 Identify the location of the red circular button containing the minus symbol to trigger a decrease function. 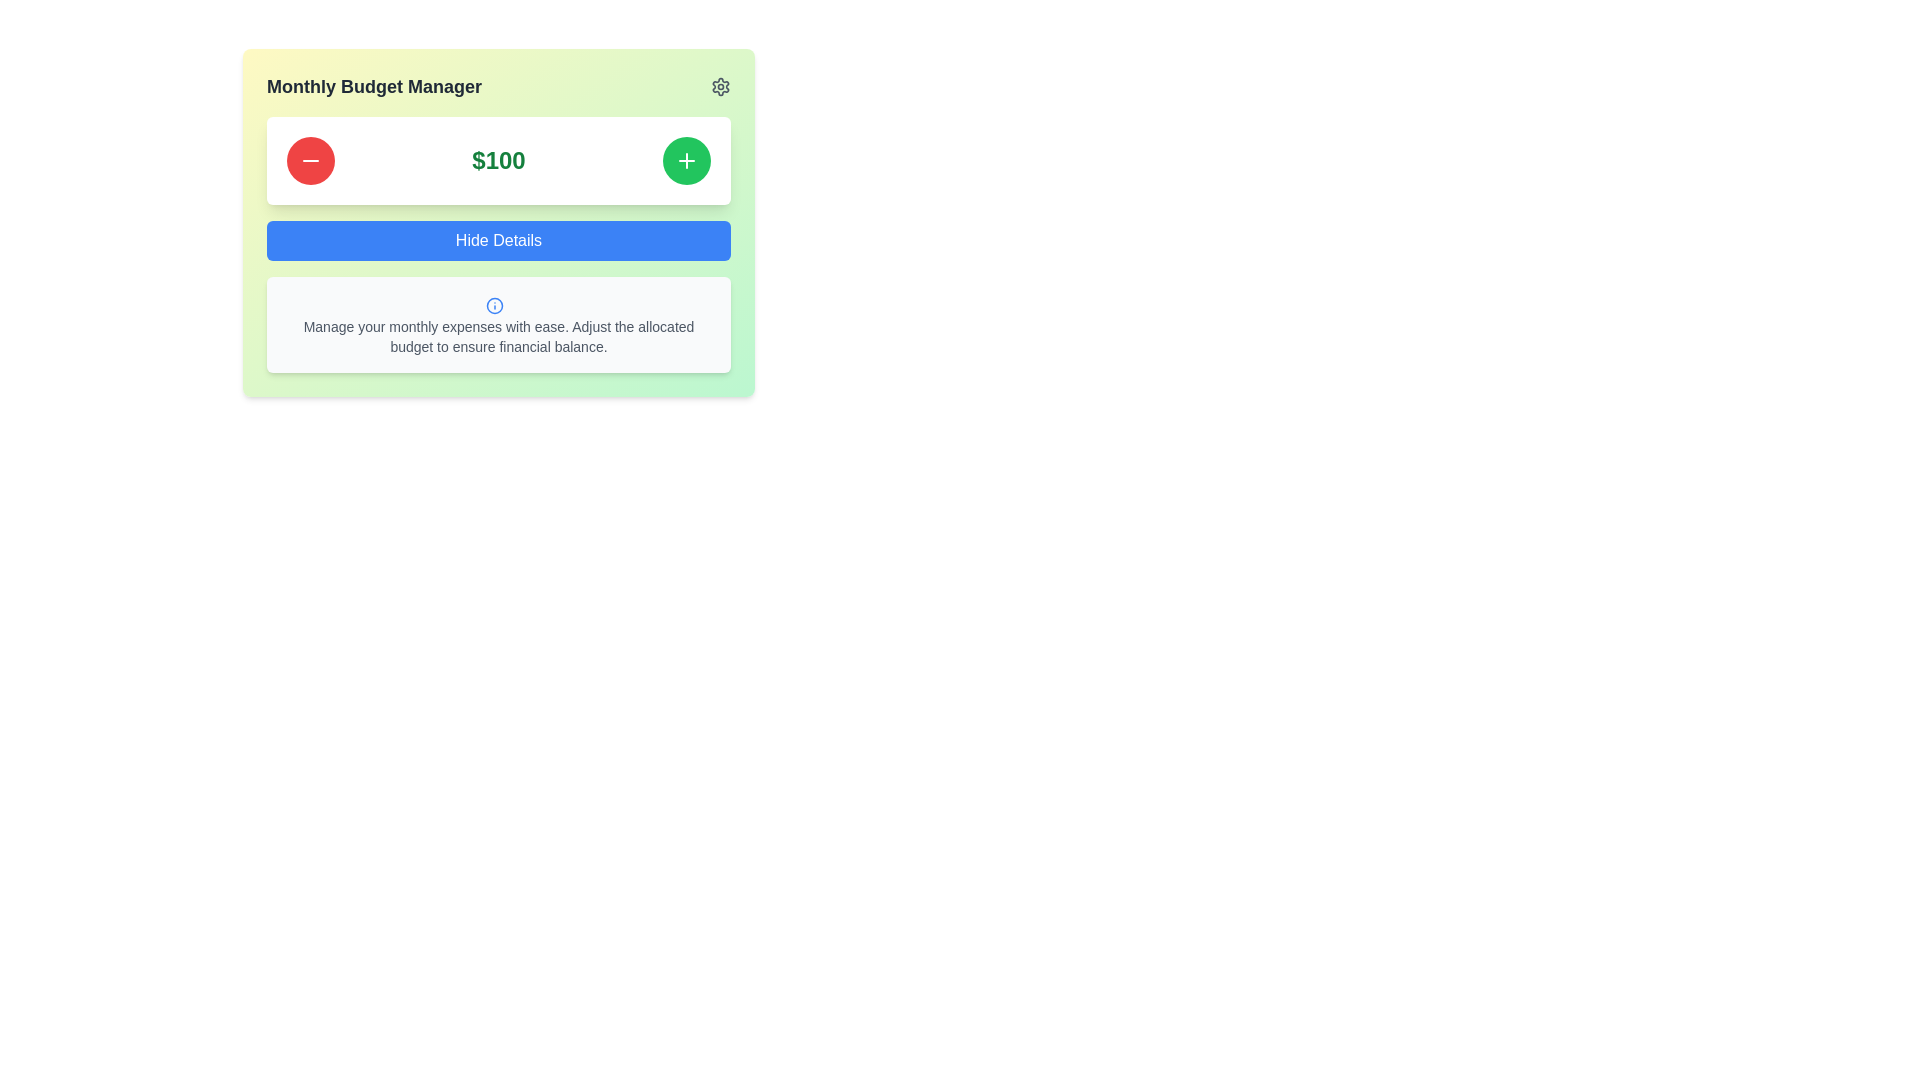
(310, 160).